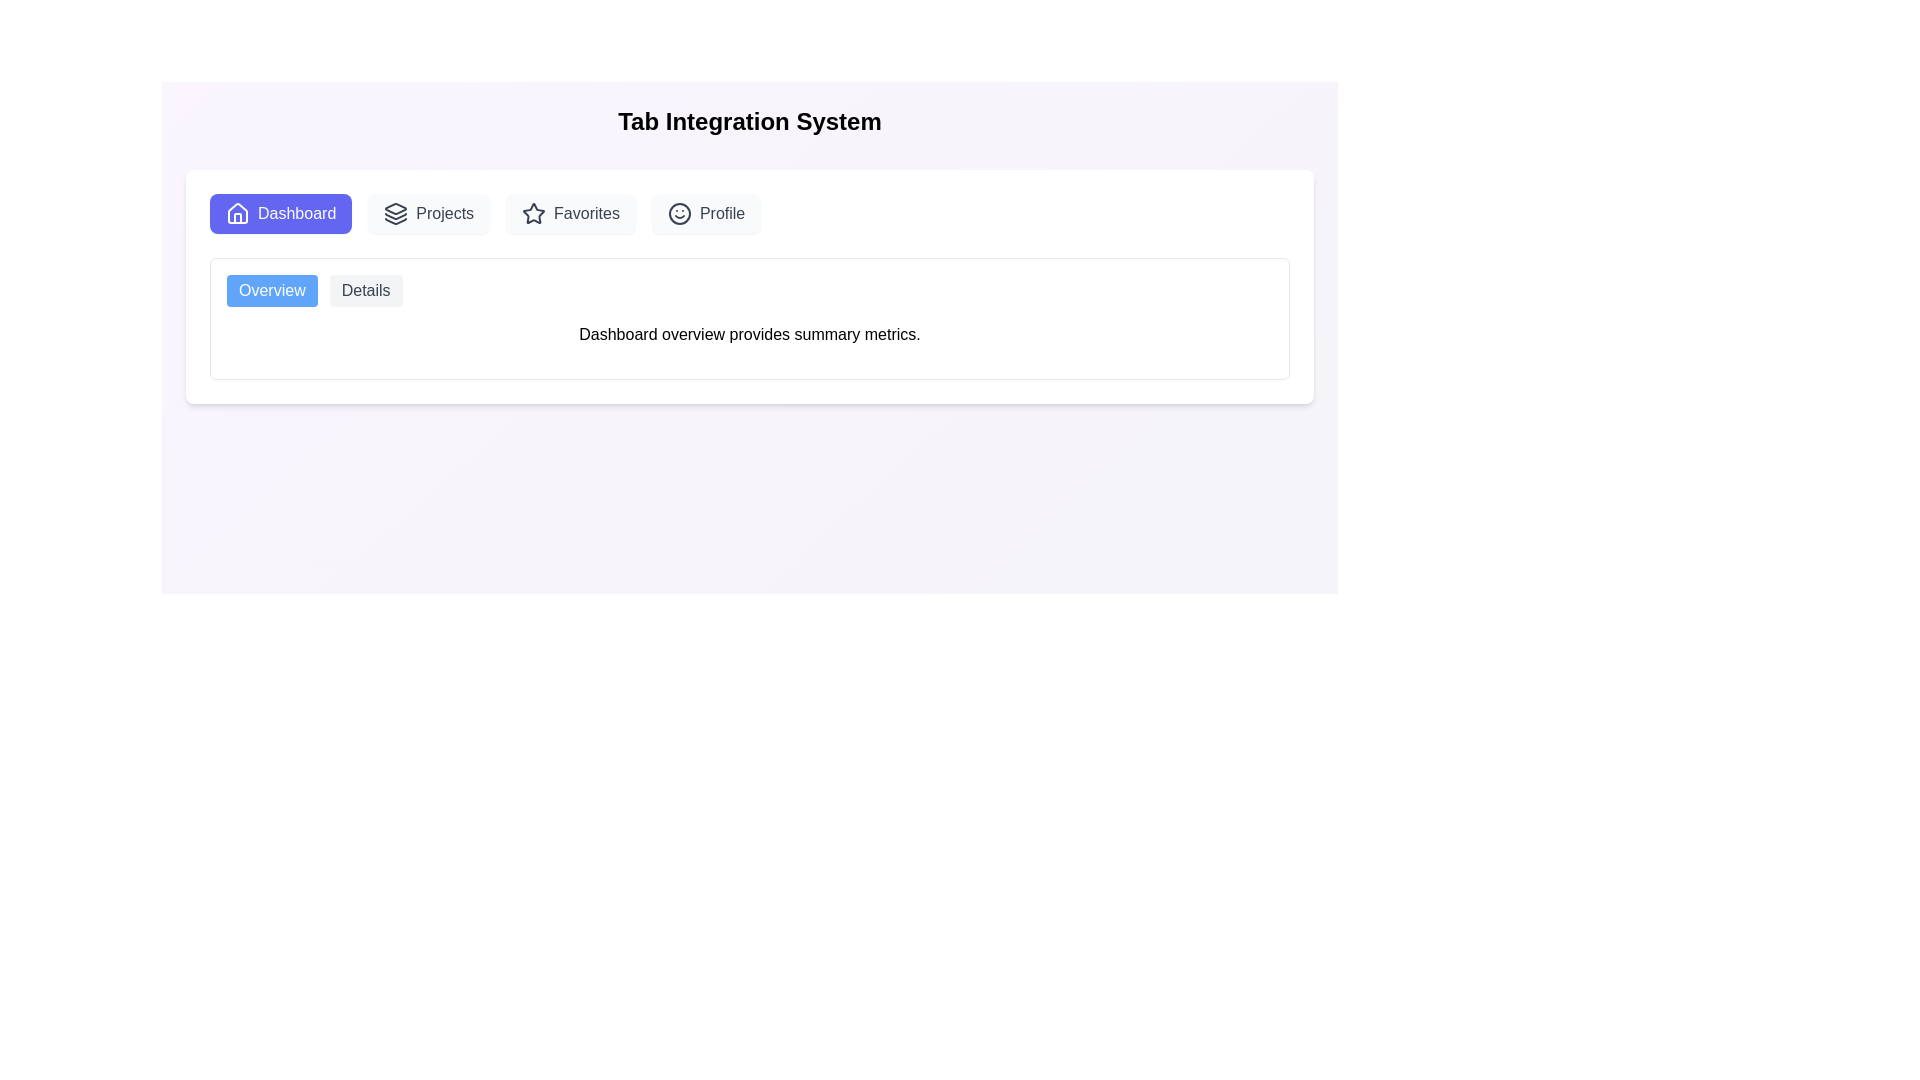  I want to click on the 'Dashboard' button, which is a rounded rectangular button with a purple background and white text, so click(280, 213).